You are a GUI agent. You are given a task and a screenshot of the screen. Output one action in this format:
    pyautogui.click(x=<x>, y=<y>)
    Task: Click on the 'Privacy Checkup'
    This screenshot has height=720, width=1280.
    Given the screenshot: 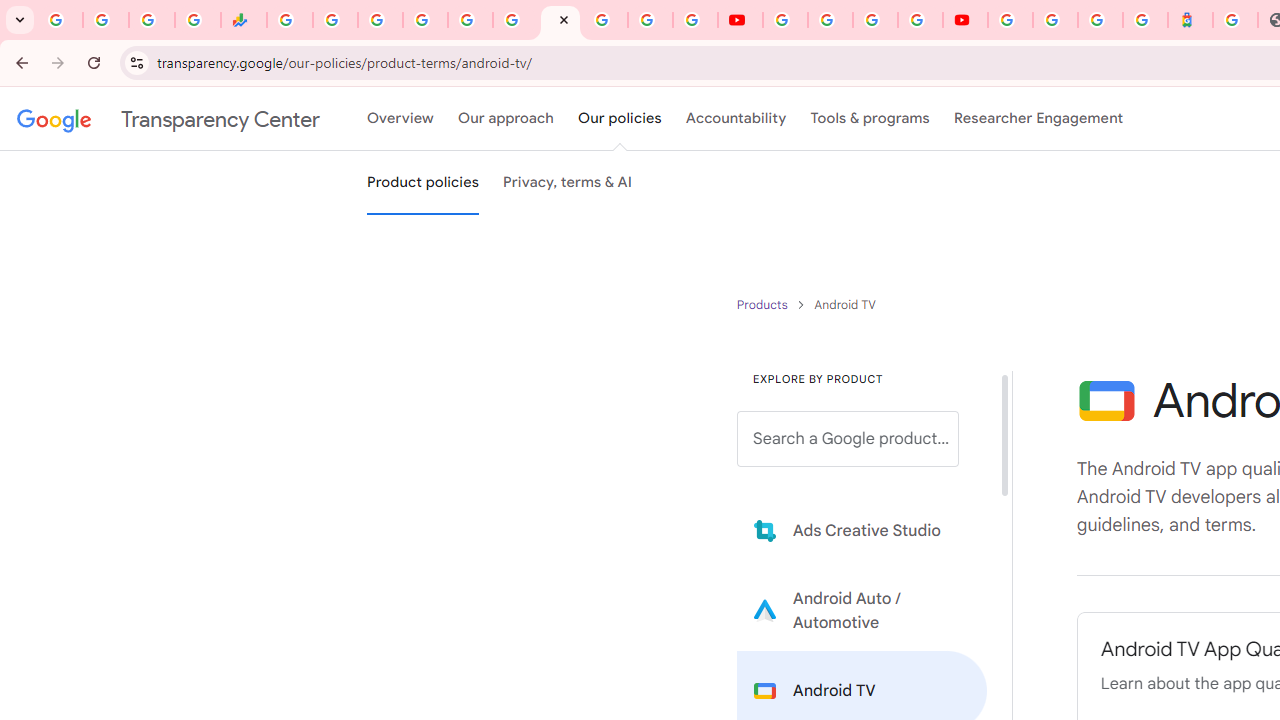 What is the action you would take?
    pyautogui.click(x=695, y=20)
    